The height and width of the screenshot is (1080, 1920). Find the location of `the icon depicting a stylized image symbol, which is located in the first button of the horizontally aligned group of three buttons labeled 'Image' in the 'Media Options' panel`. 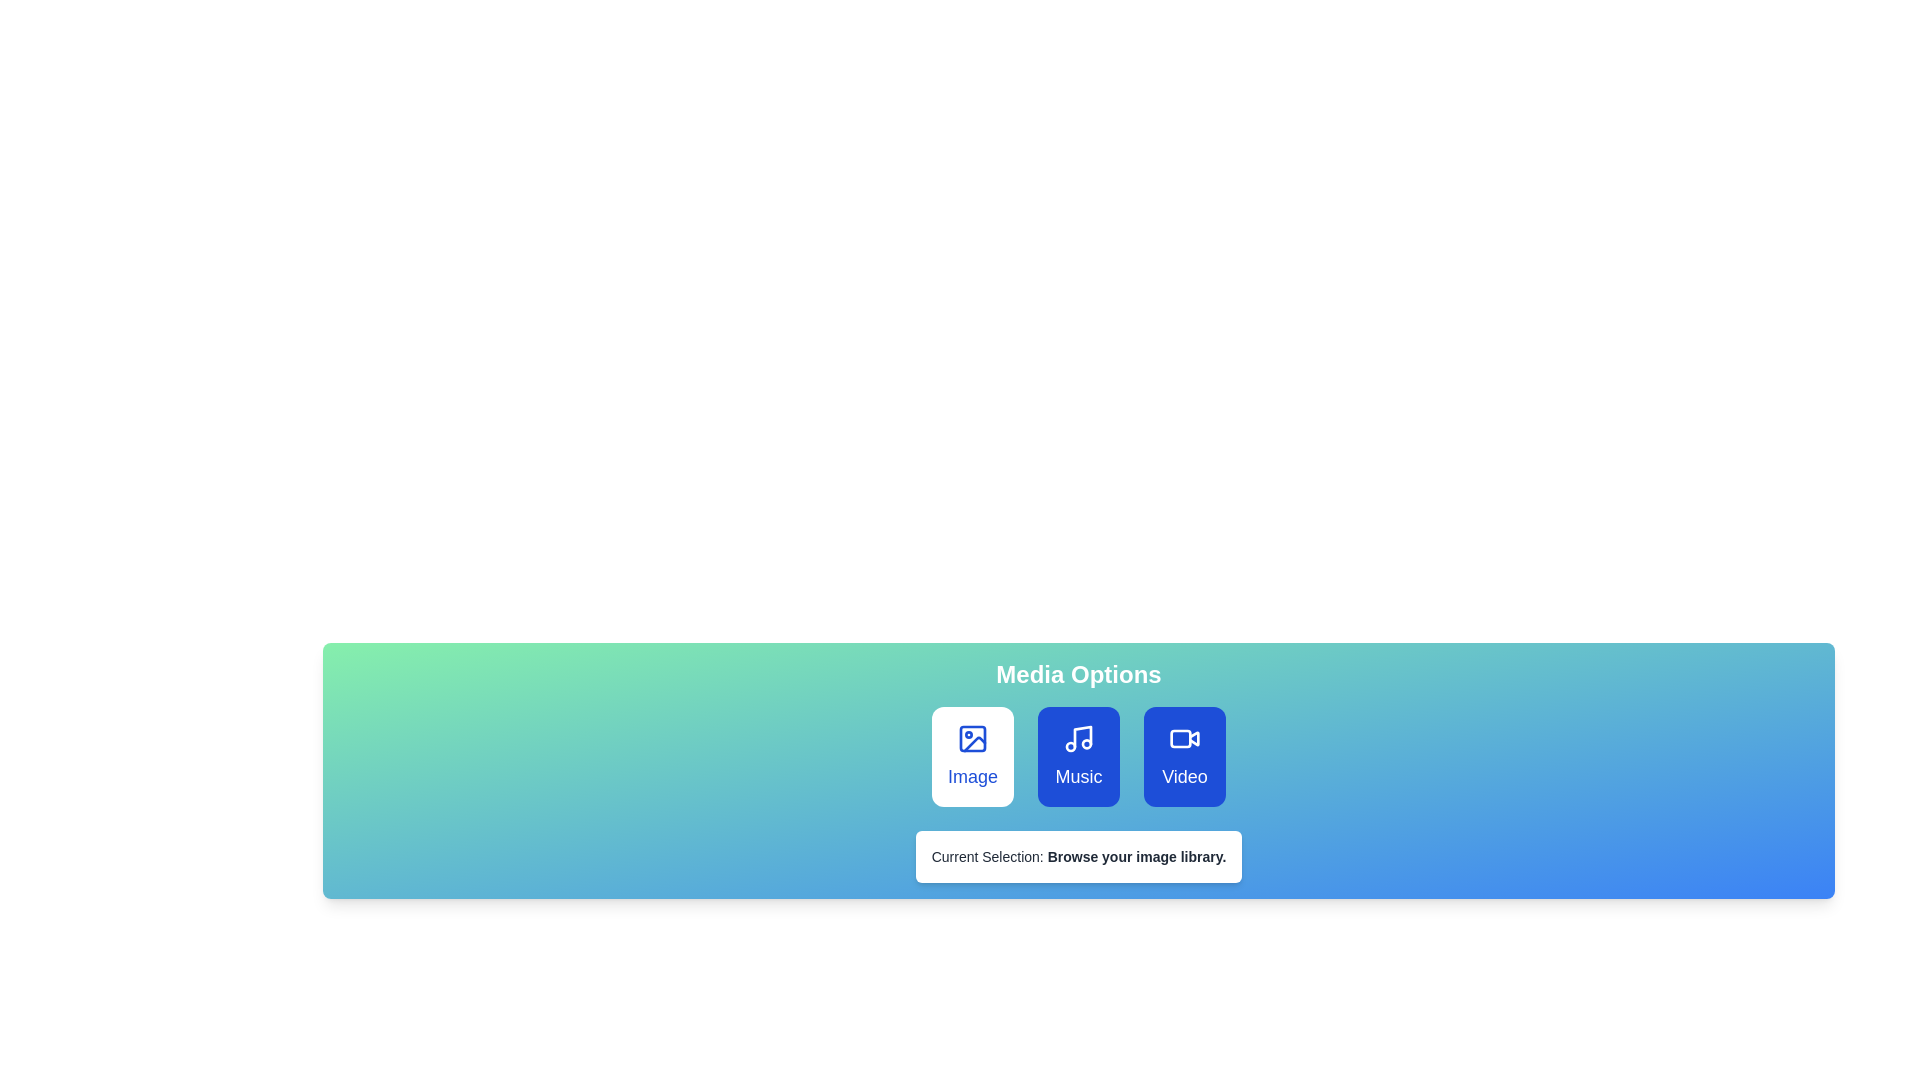

the icon depicting a stylized image symbol, which is located in the first button of the horizontally aligned group of three buttons labeled 'Image' in the 'Media Options' panel is located at coordinates (973, 739).